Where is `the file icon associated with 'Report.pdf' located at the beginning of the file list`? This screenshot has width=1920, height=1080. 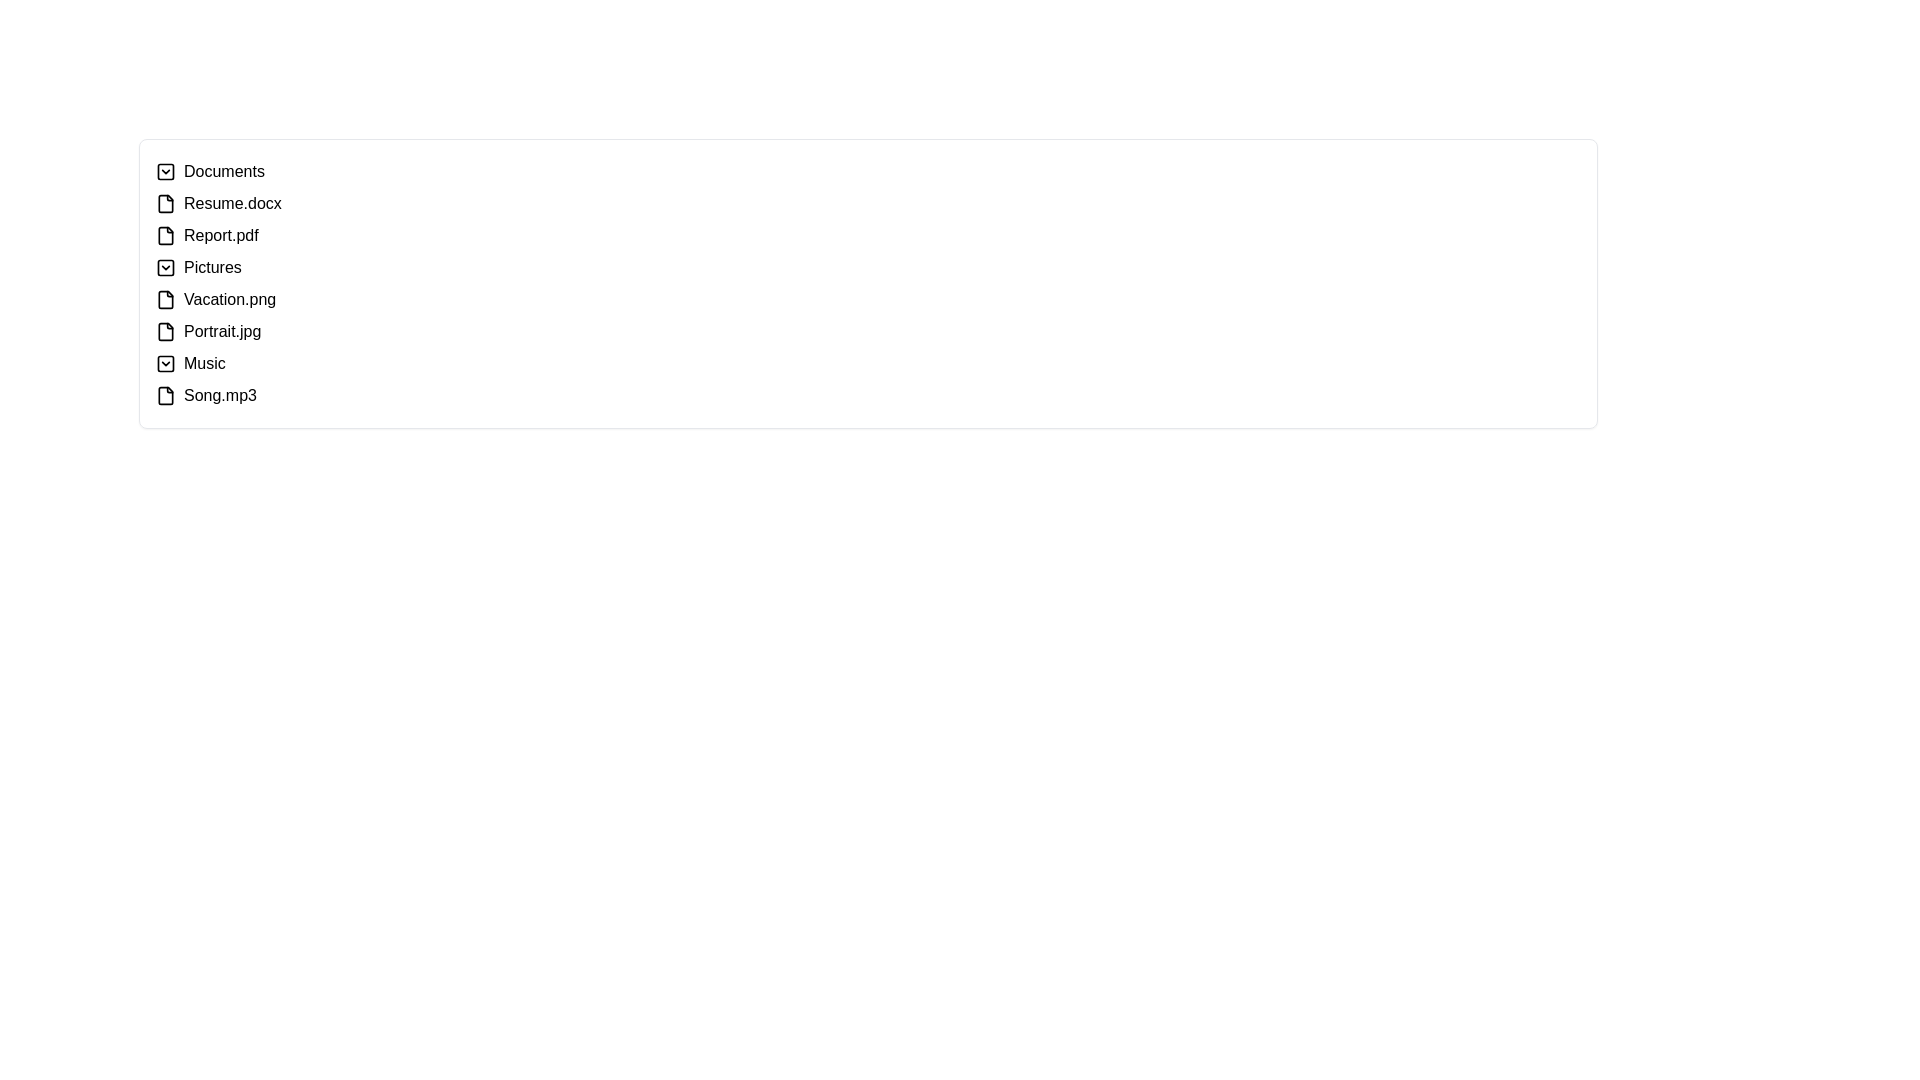 the file icon associated with 'Report.pdf' located at the beginning of the file list is located at coordinates (166, 234).